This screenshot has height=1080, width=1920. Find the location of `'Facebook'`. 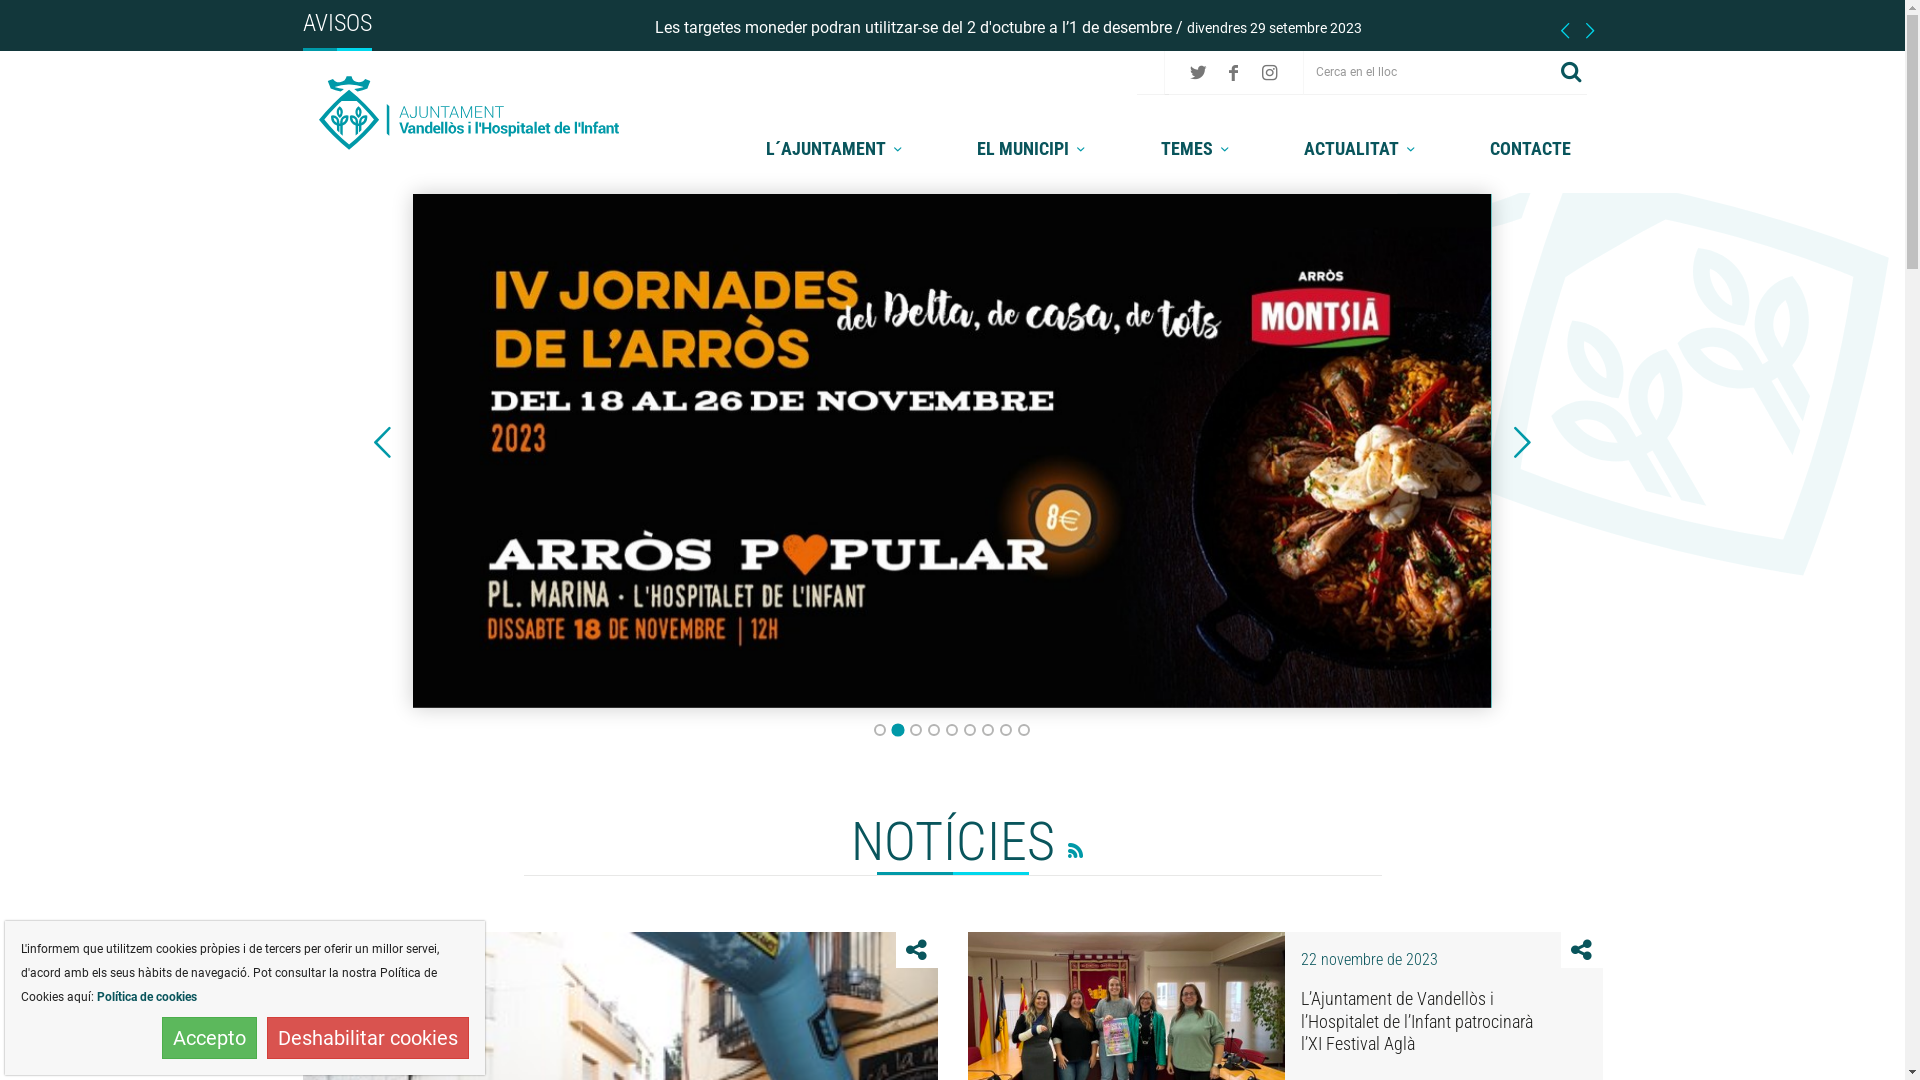

'Facebook' is located at coordinates (1219, 71).